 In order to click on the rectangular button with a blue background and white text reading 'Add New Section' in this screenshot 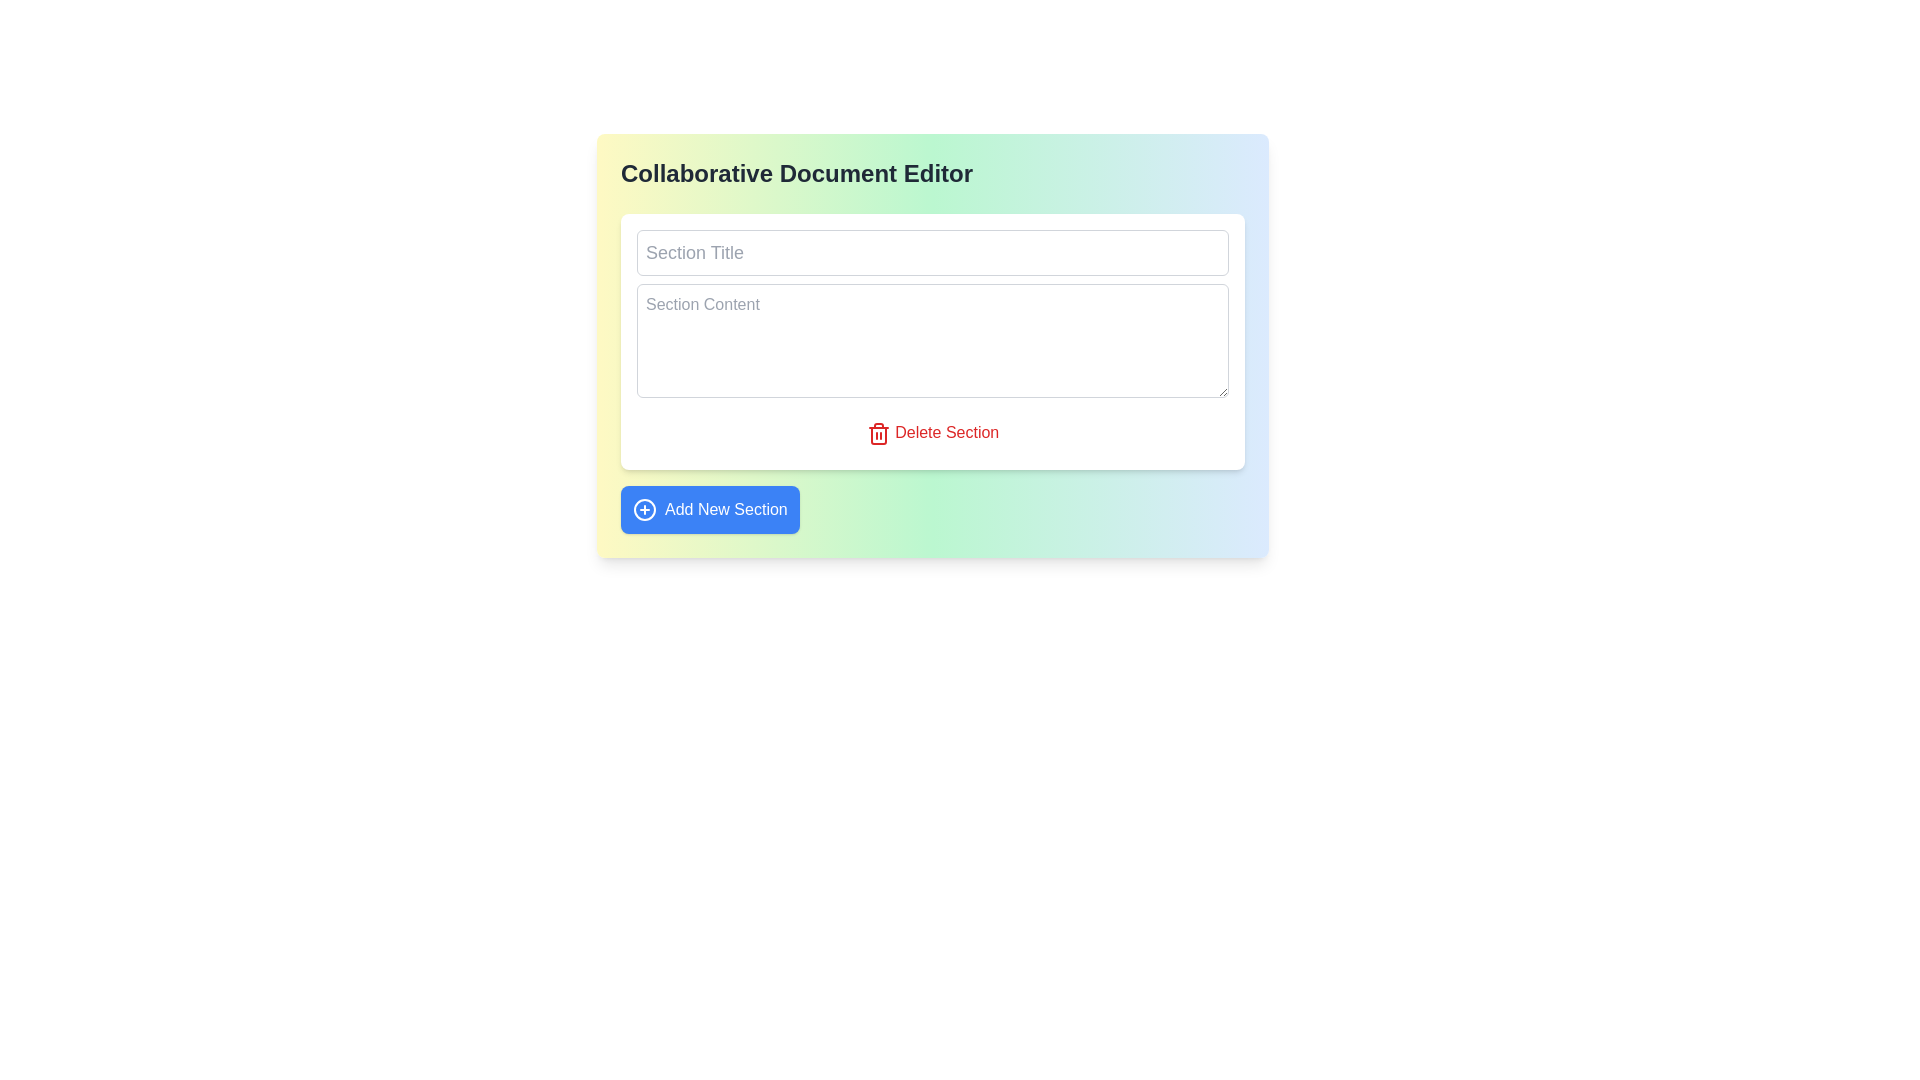, I will do `click(710, 508)`.